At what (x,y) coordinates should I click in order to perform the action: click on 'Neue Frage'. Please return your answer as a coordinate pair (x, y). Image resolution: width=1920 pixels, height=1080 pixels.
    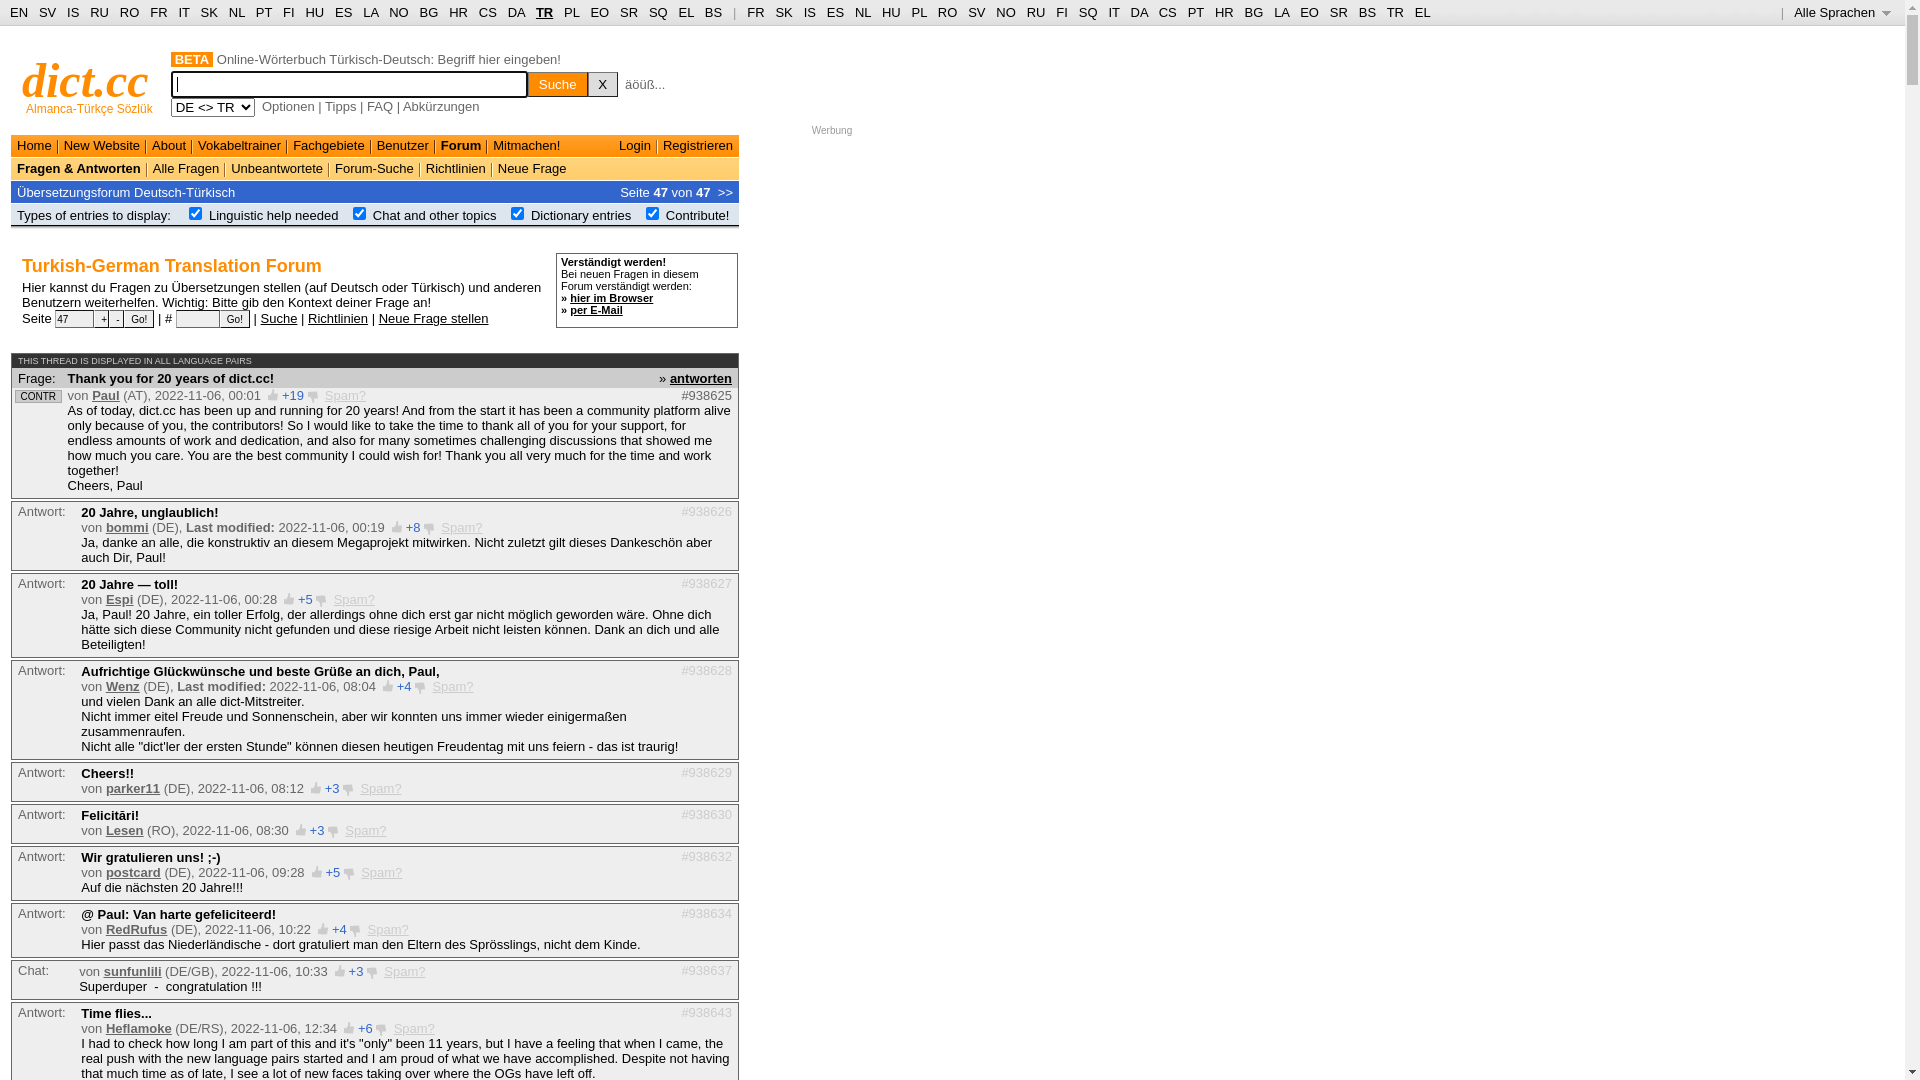
    Looking at the image, I should click on (532, 167).